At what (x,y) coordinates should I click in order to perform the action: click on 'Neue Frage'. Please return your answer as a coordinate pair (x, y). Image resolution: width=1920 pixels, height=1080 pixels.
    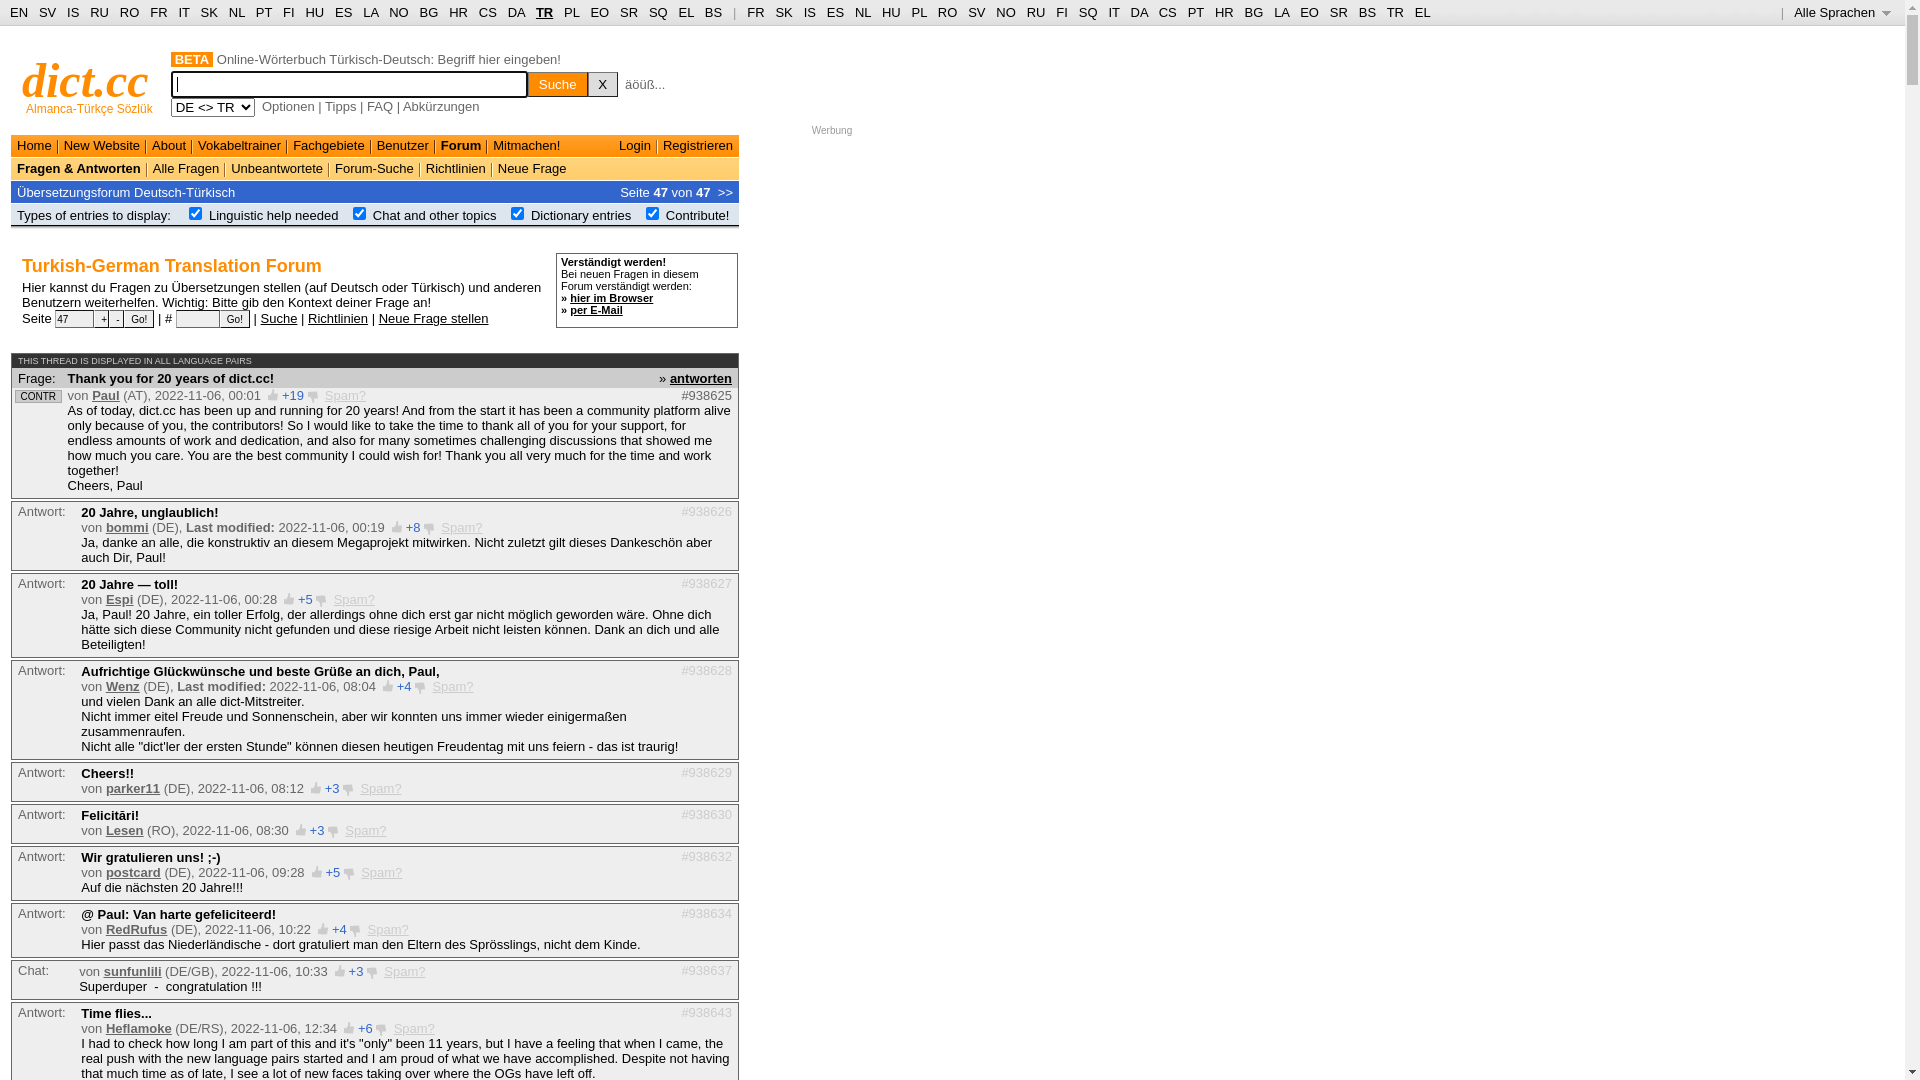
    Looking at the image, I should click on (532, 167).